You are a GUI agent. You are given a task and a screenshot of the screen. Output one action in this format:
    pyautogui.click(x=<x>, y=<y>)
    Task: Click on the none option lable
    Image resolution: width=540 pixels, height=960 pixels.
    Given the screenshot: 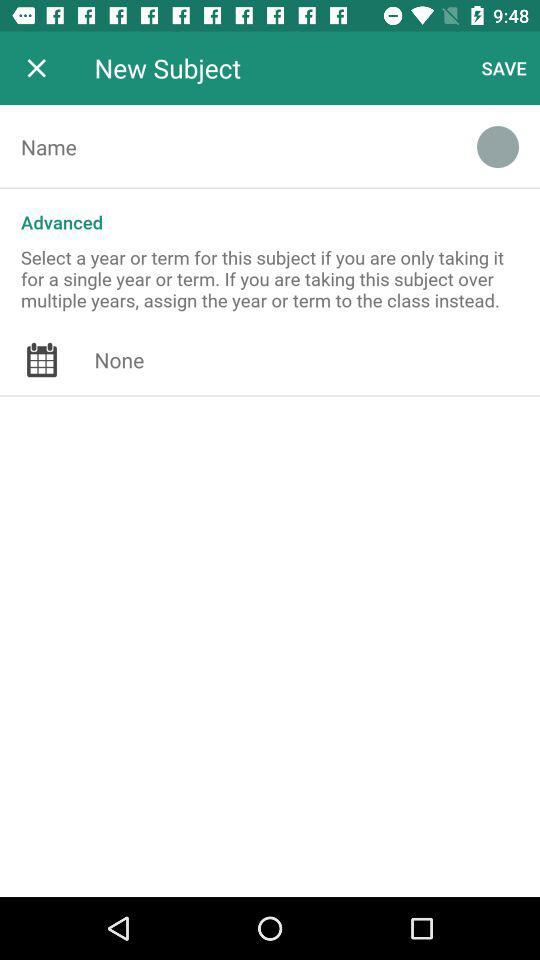 What is the action you would take?
    pyautogui.click(x=317, y=360)
    